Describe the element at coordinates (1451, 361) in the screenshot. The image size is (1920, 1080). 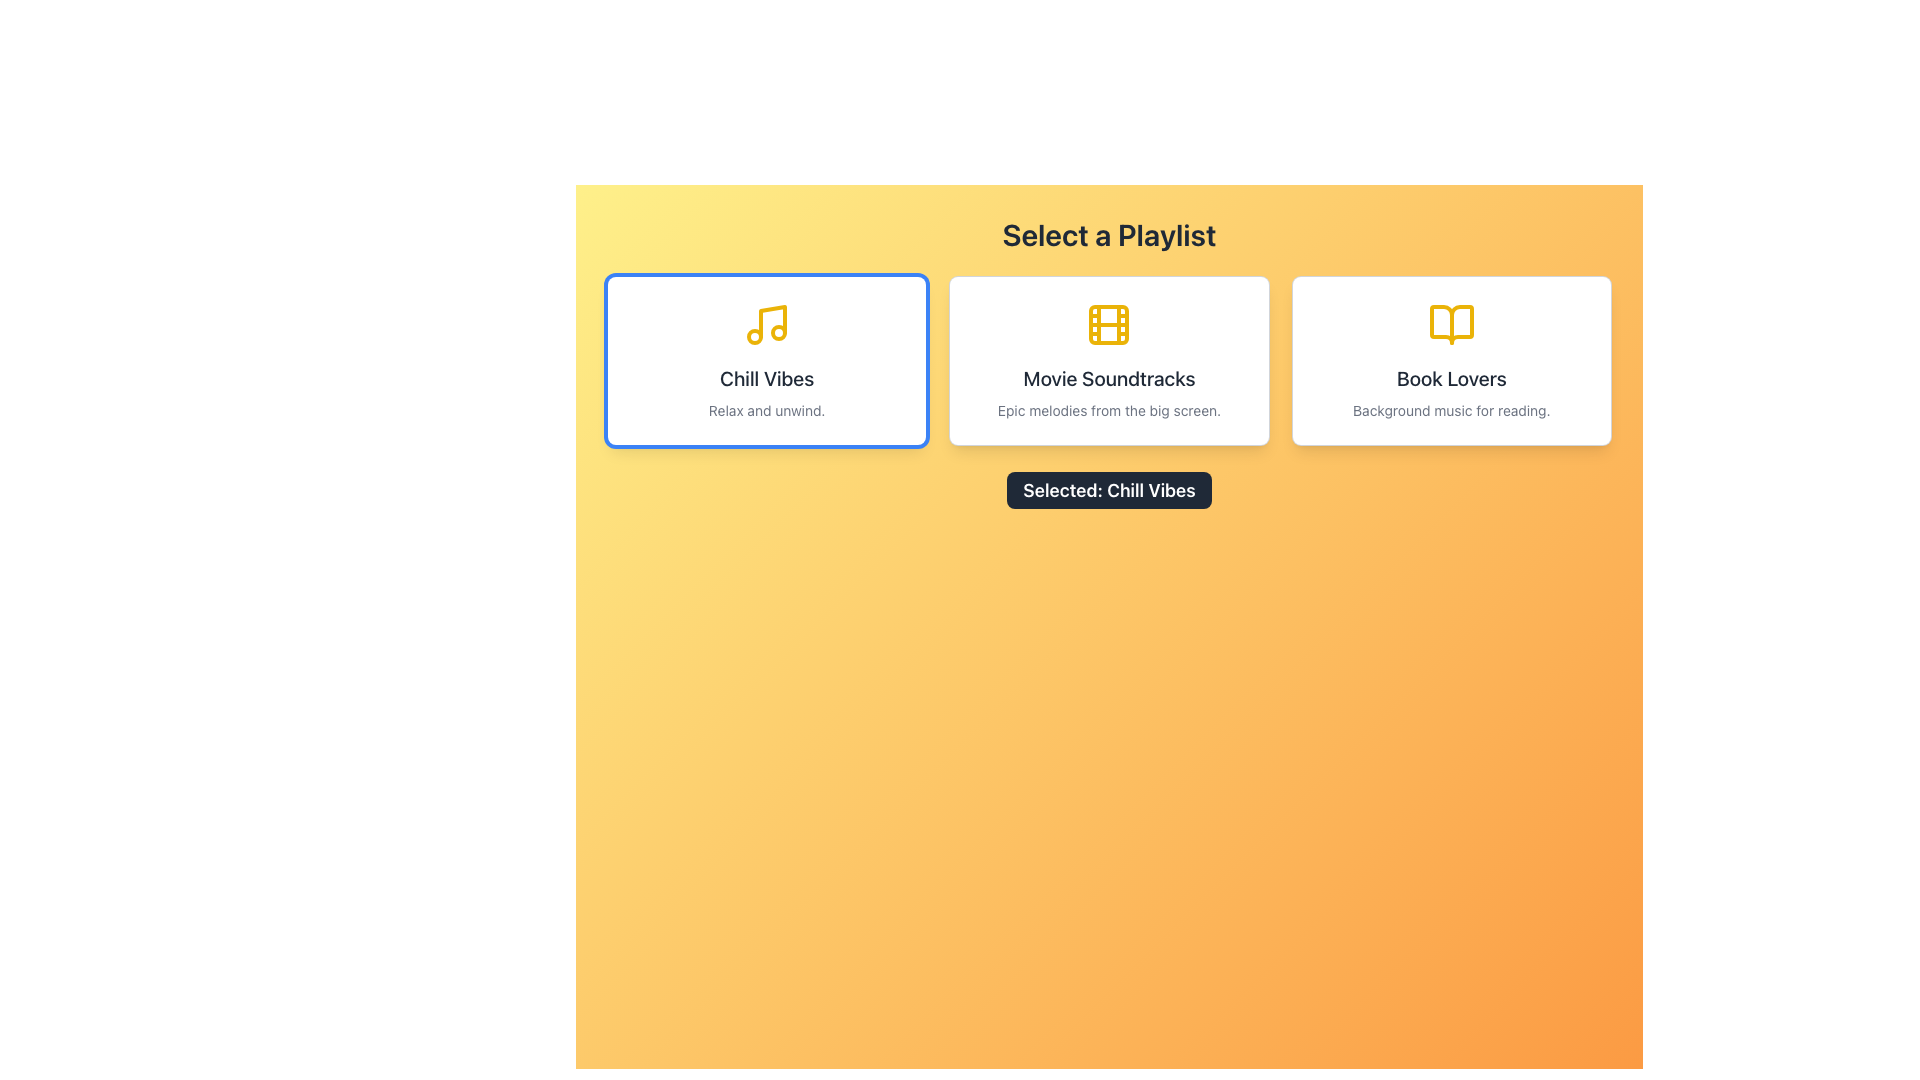
I see `the 'Book Lovers' playlist card, which is the third card in a horizontally aligned grid` at that location.